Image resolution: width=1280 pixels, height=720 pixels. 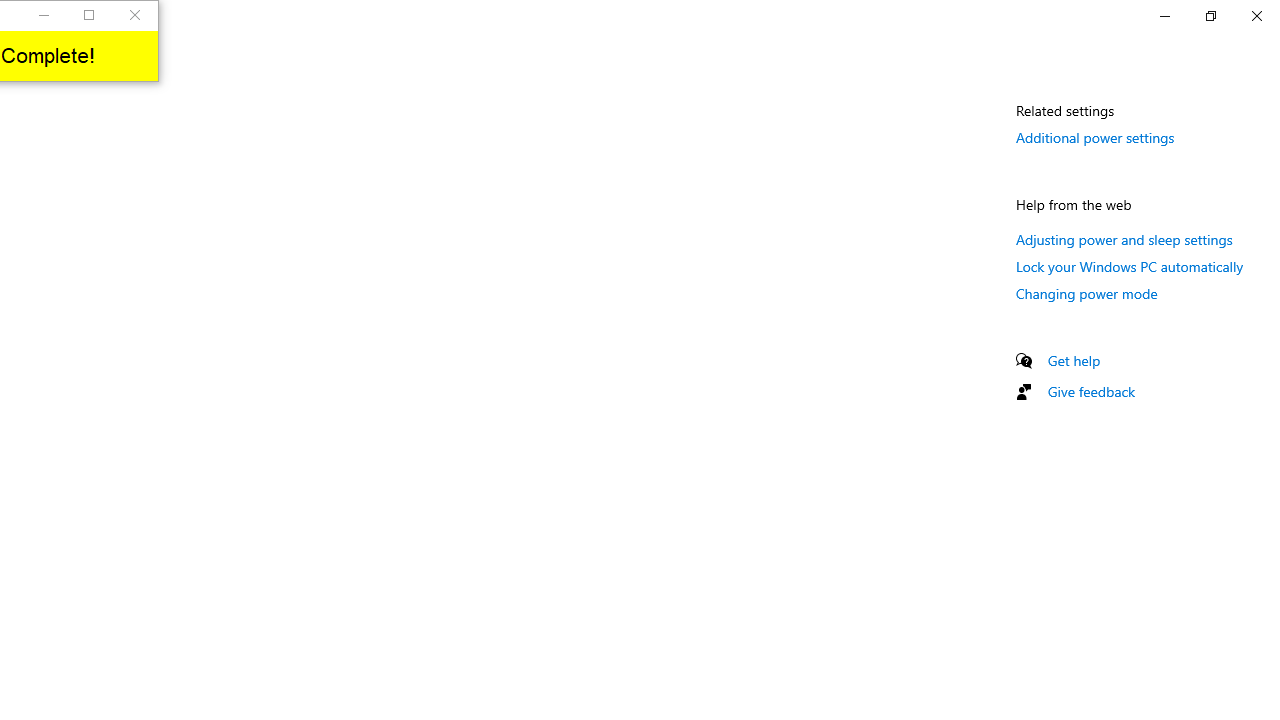 What do you see at coordinates (1130, 265) in the screenshot?
I see `'Lock your Windows PC automatically'` at bounding box center [1130, 265].